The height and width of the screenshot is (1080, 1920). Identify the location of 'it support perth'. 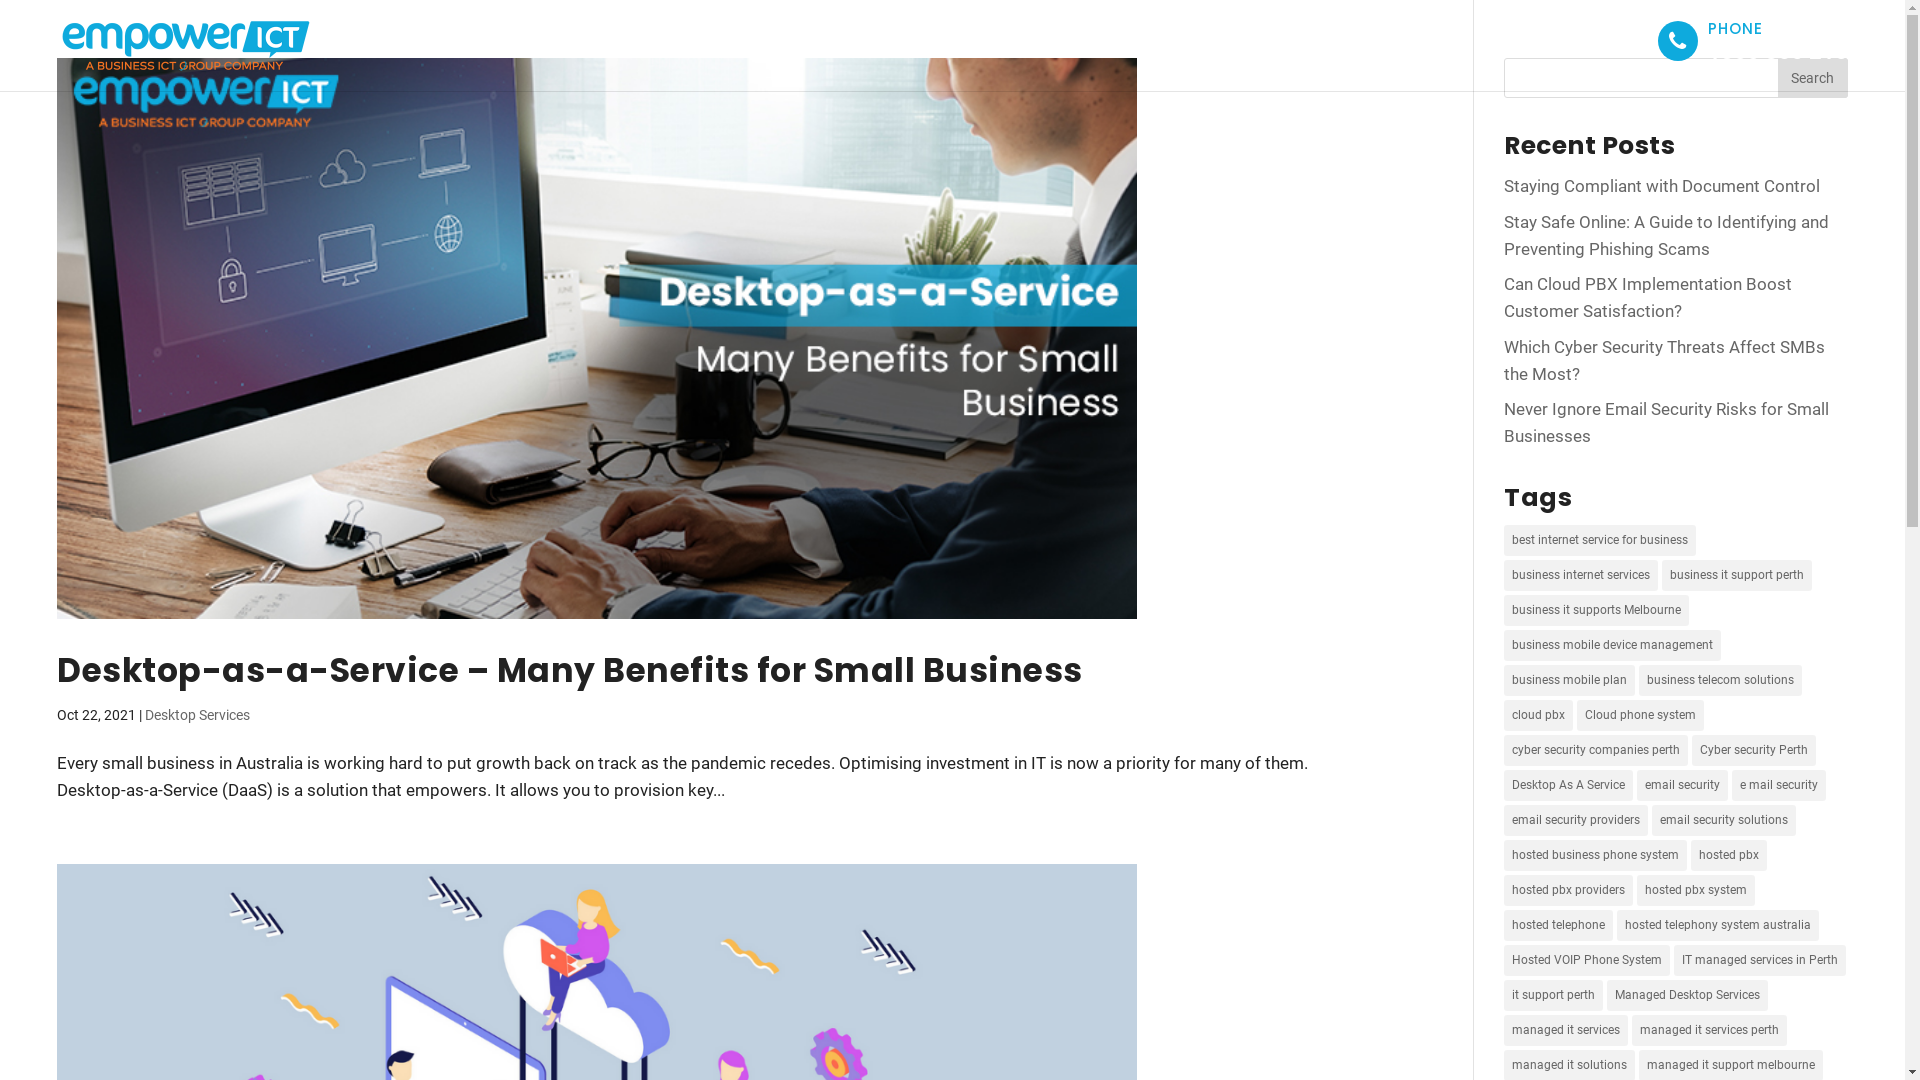
(1552, 995).